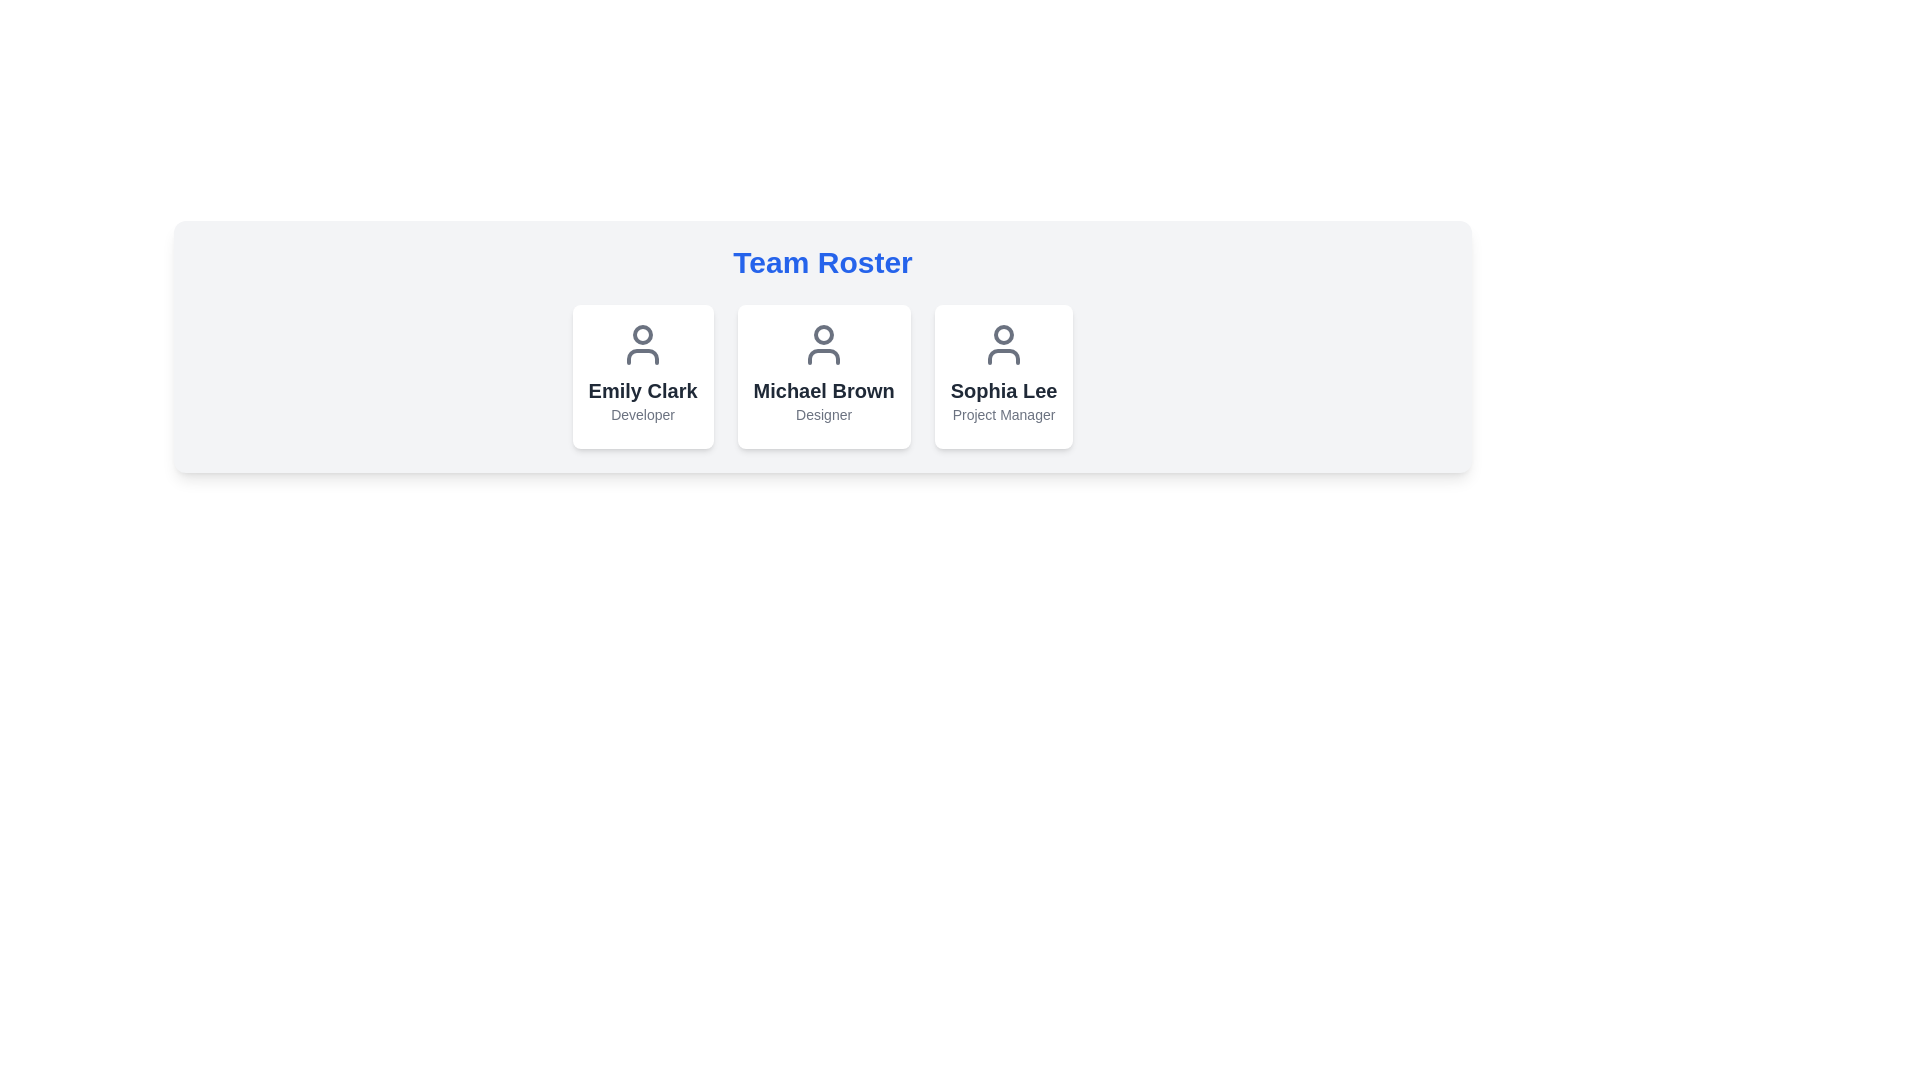  I want to click on text content of the element displaying the name 'Emily Clark', which is centrally located within the team member card, above the subtitle 'Developer', so click(643, 390).